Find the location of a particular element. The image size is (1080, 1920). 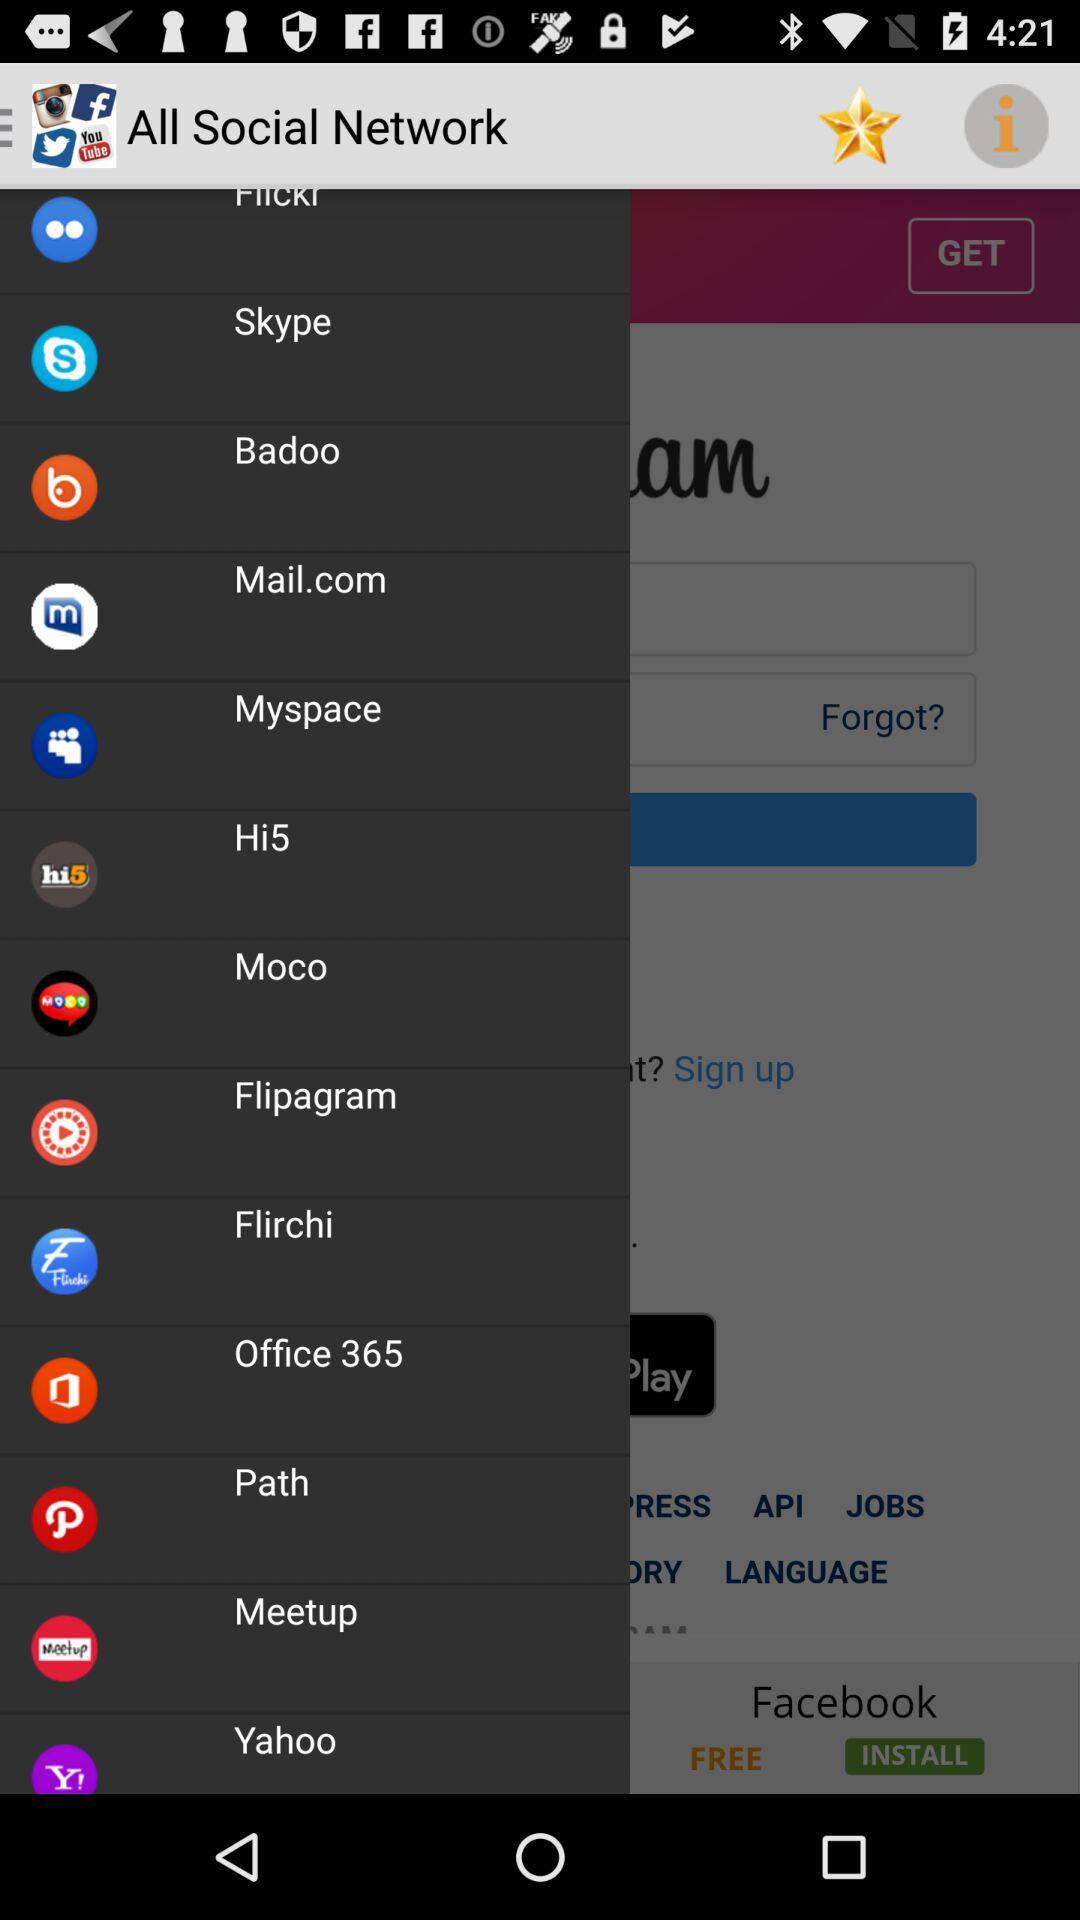

yahoo is located at coordinates (540, 1726).